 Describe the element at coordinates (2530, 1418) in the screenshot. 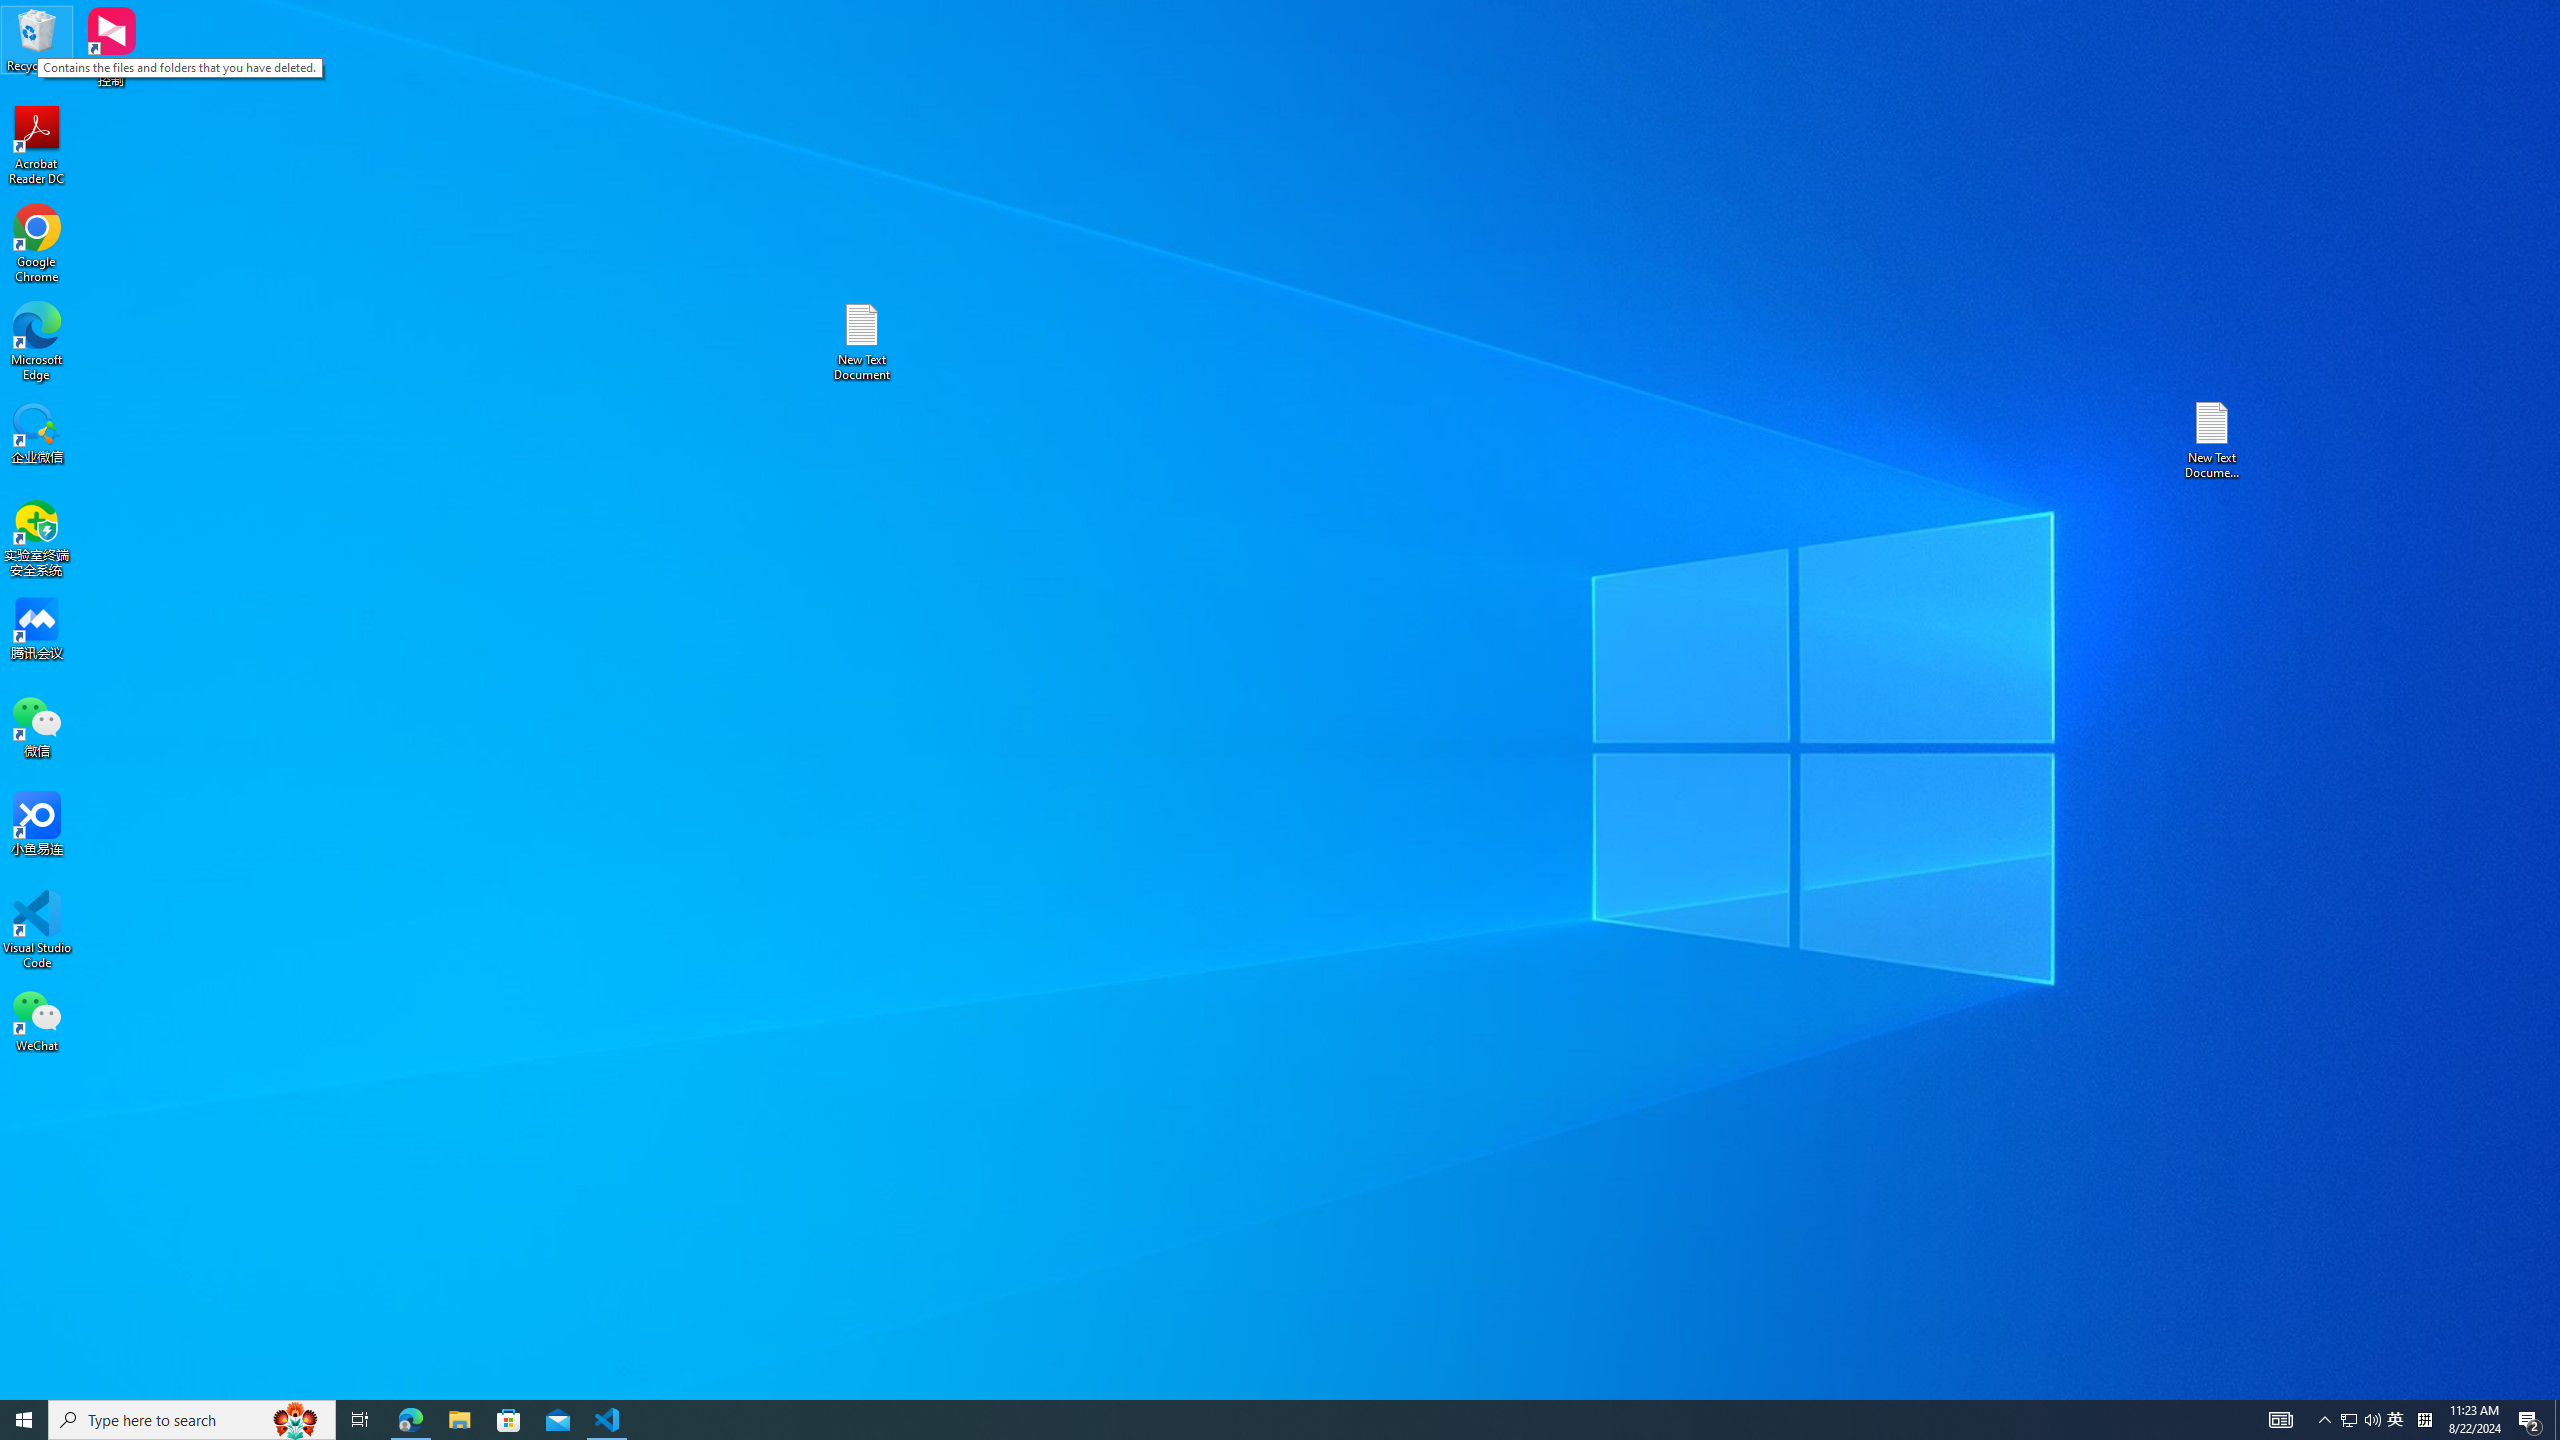

I see `'Action Center, 2 new notifications'` at that location.